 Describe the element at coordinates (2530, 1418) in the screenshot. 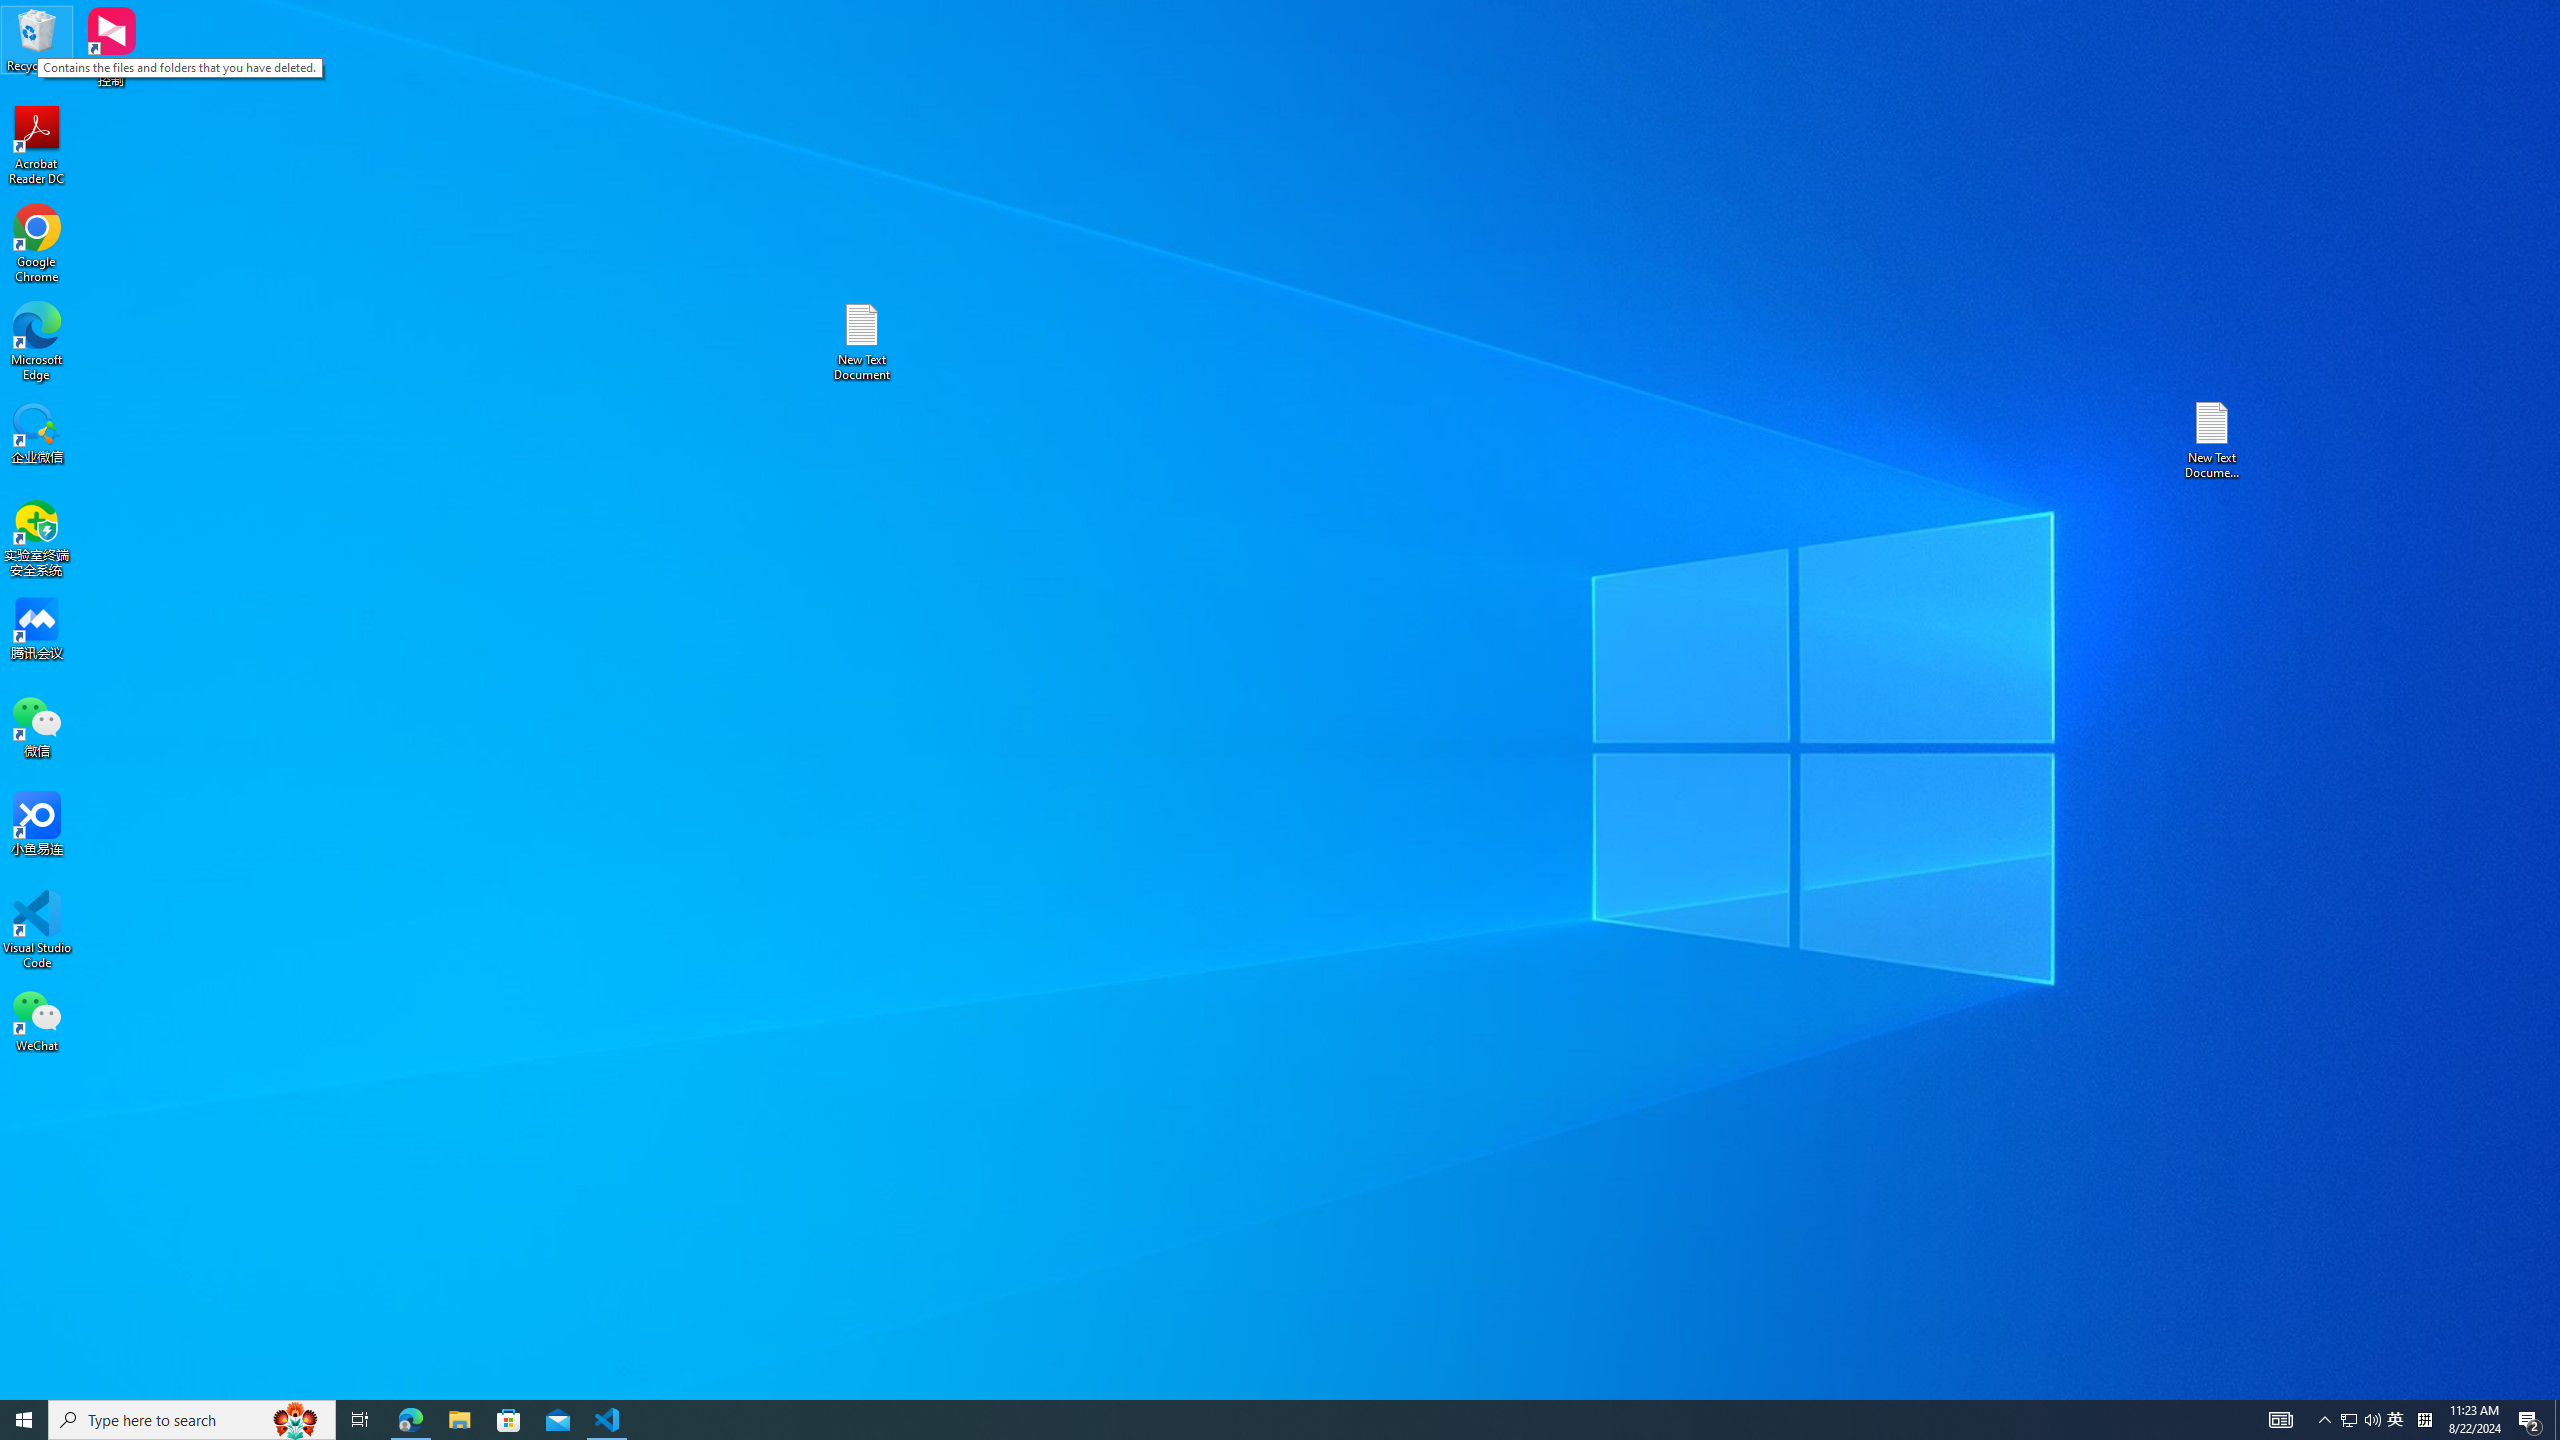

I see `'Action Center, 2 new notifications'` at that location.